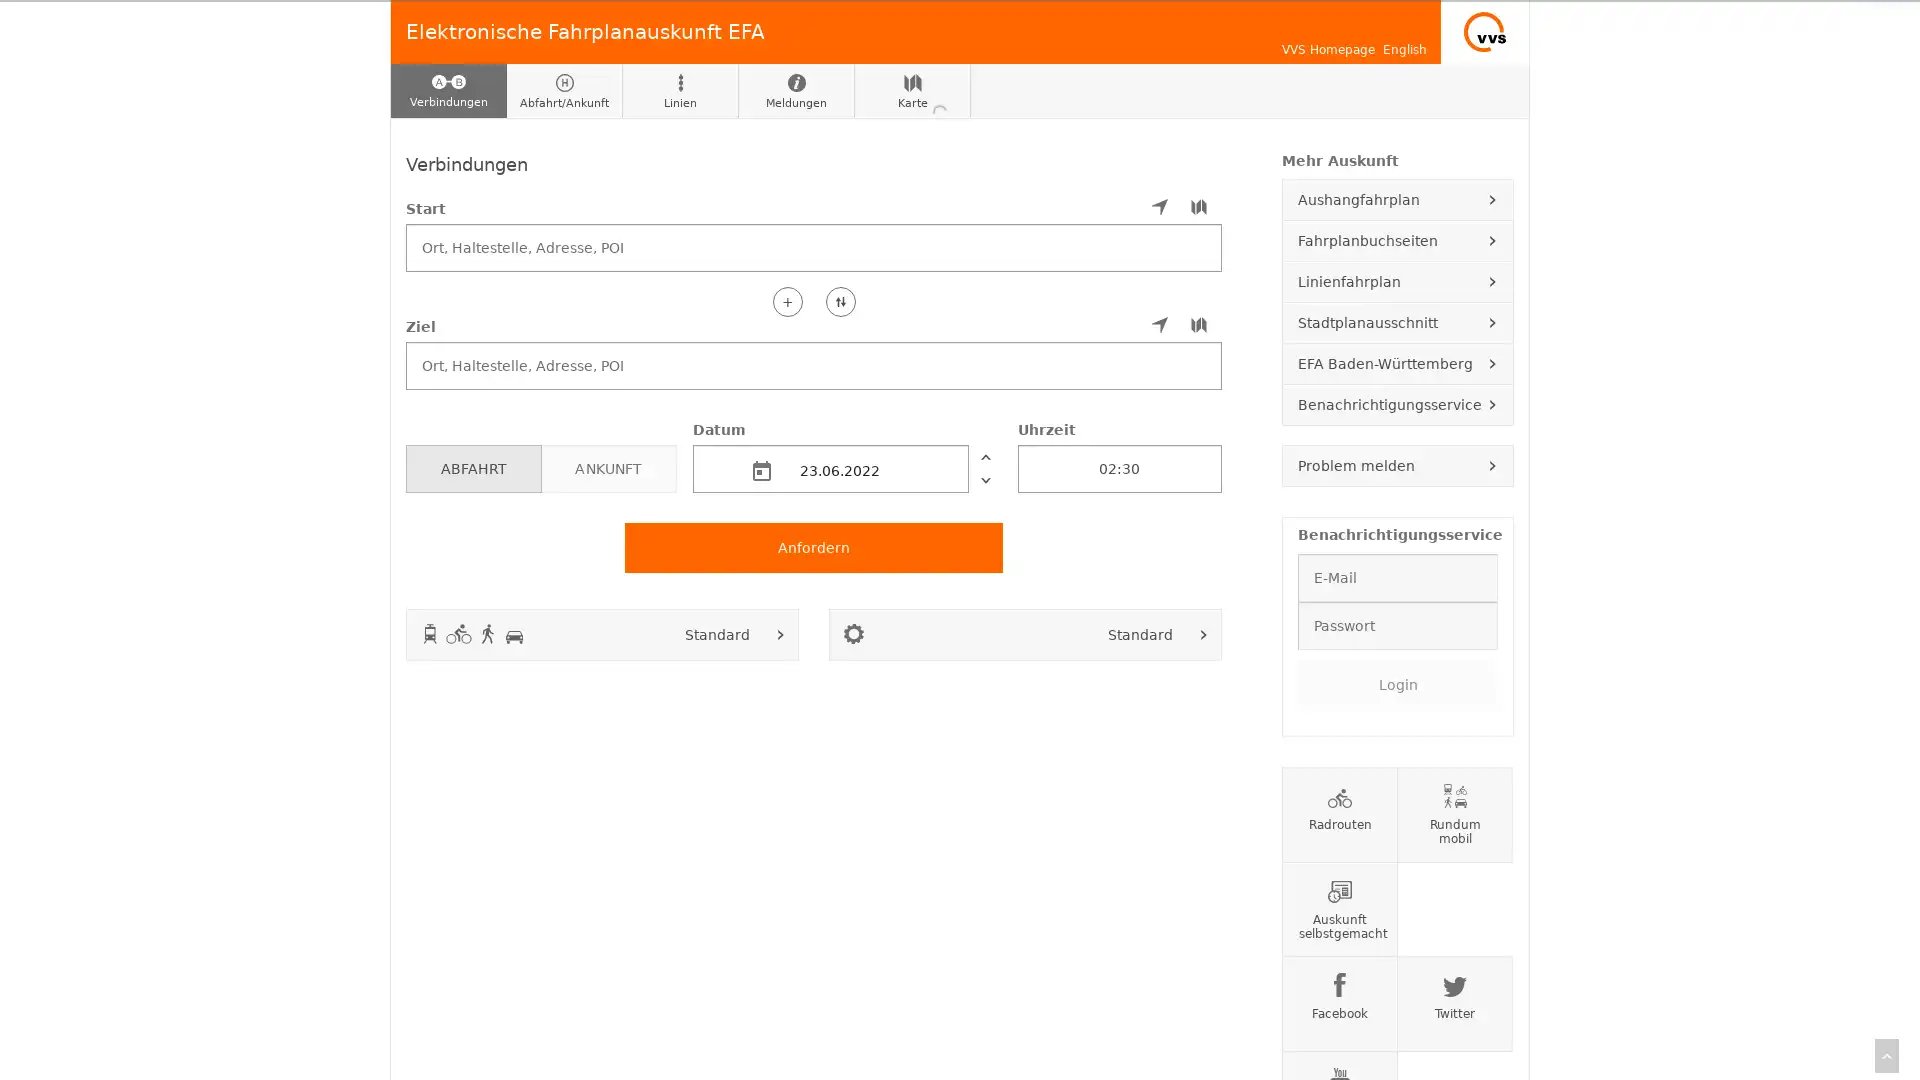 This screenshot has width=1920, height=1080. What do you see at coordinates (564, 91) in the screenshot?
I see `Abfahrt/Ankunft` at bounding box center [564, 91].